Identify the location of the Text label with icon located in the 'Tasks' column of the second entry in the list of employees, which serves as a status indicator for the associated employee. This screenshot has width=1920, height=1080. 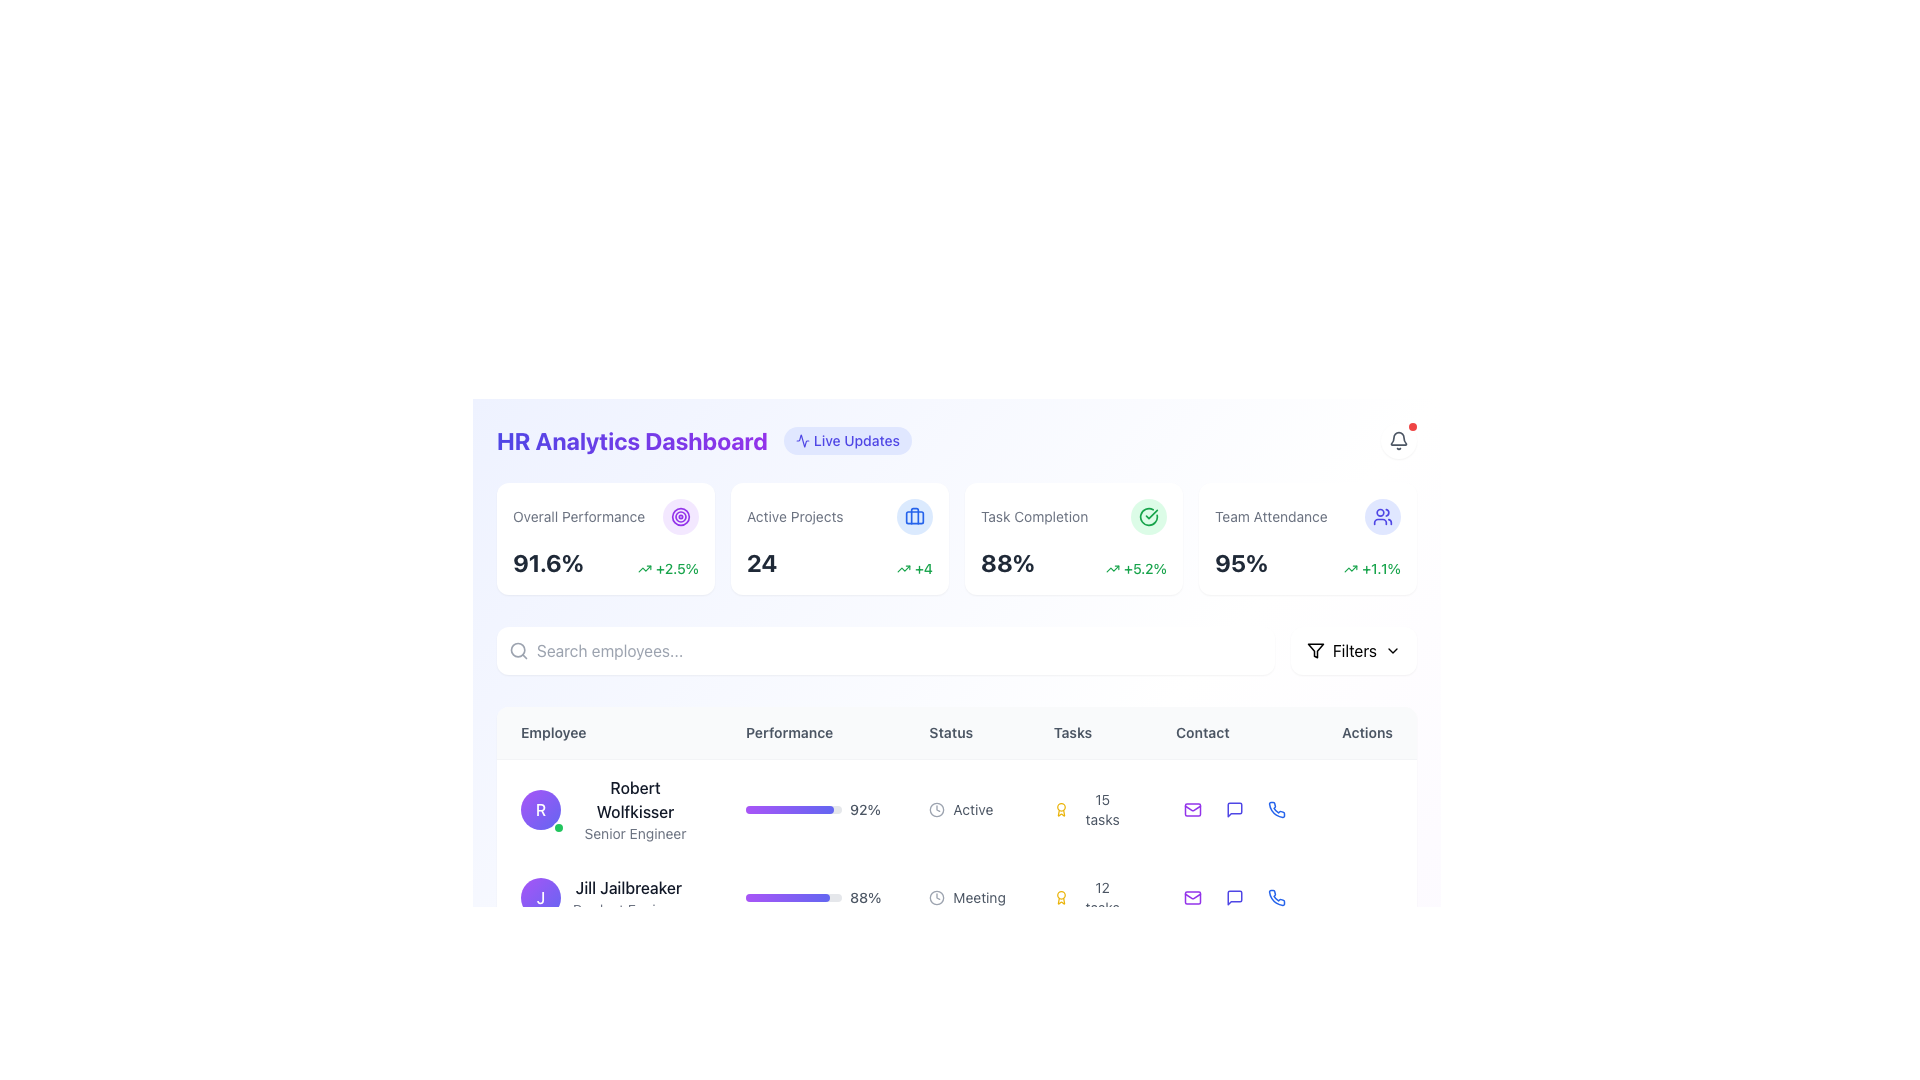
(967, 897).